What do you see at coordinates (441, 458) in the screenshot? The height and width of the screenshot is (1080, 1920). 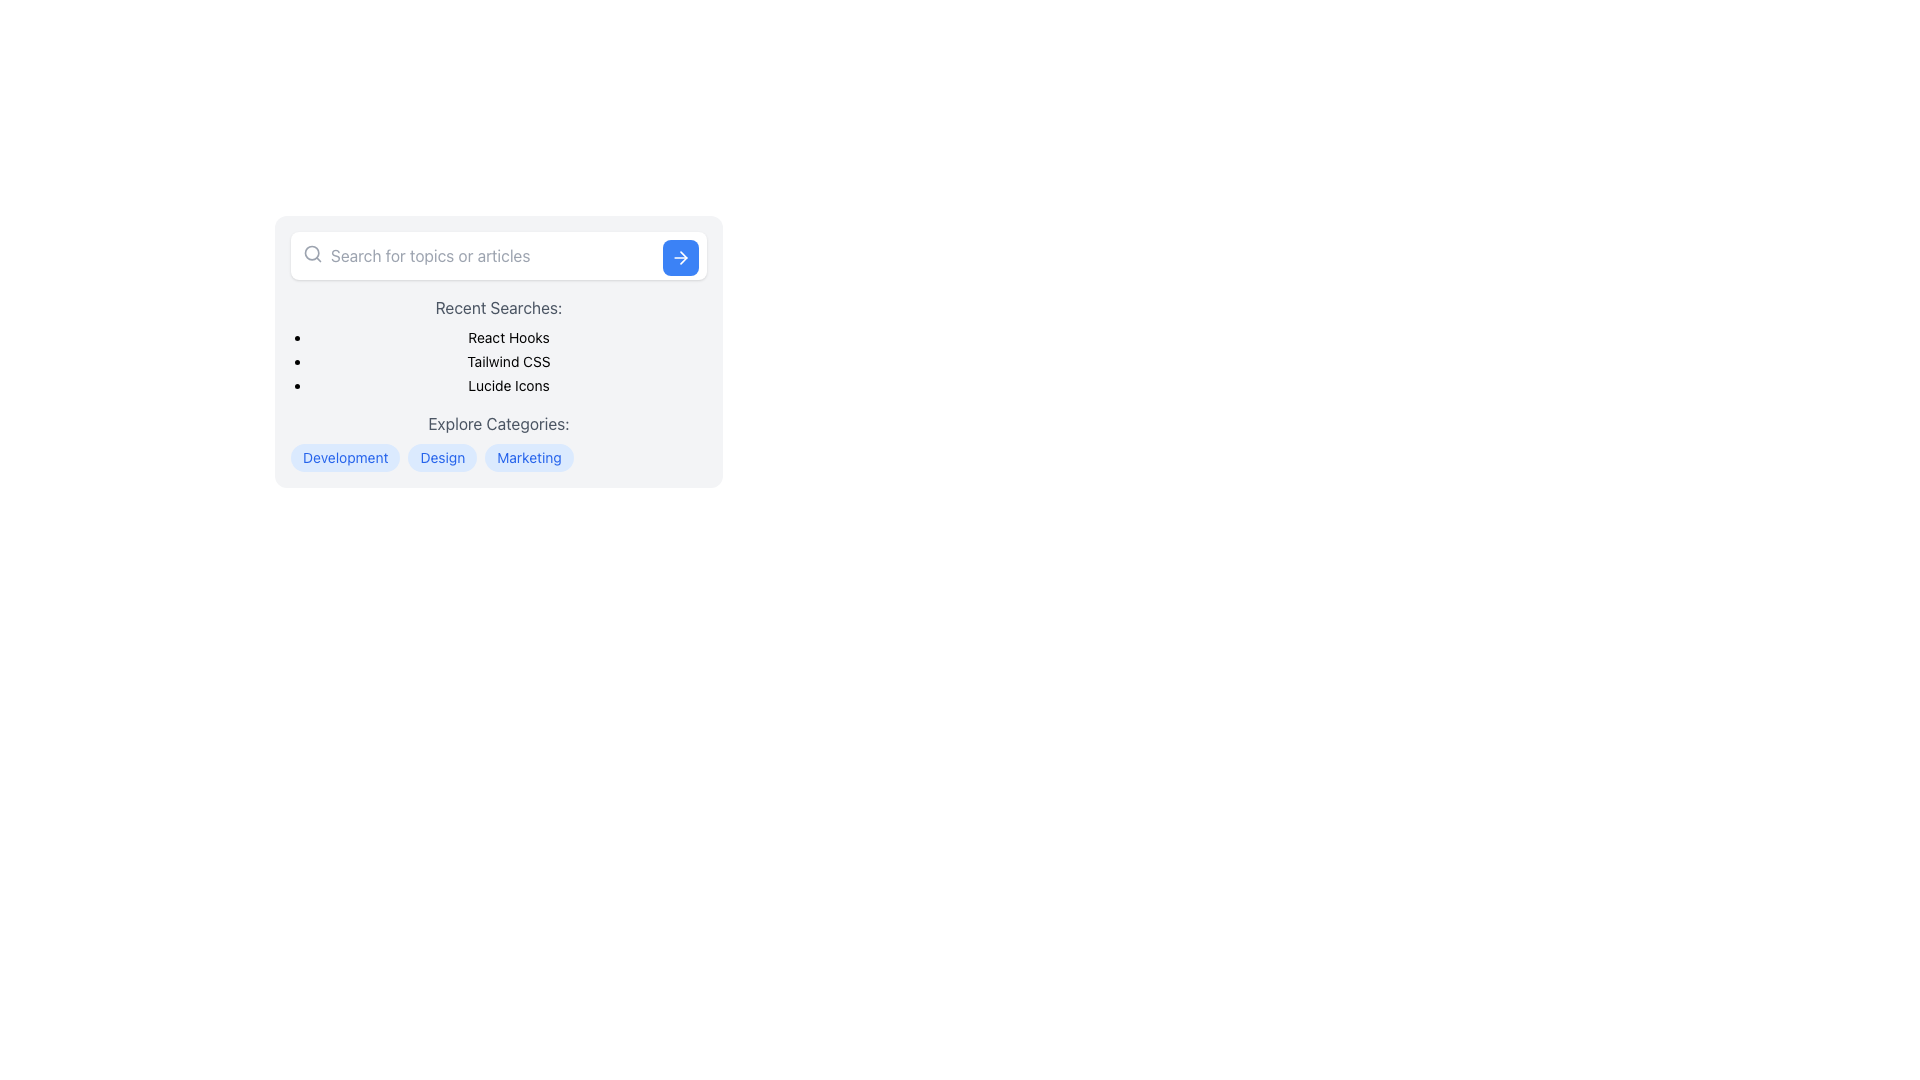 I see `the 'Design' category label located in the 'Explore Categories' section, which is the second tag in a horizontal list between 'Development' and 'Marketing'` at bounding box center [441, 458].